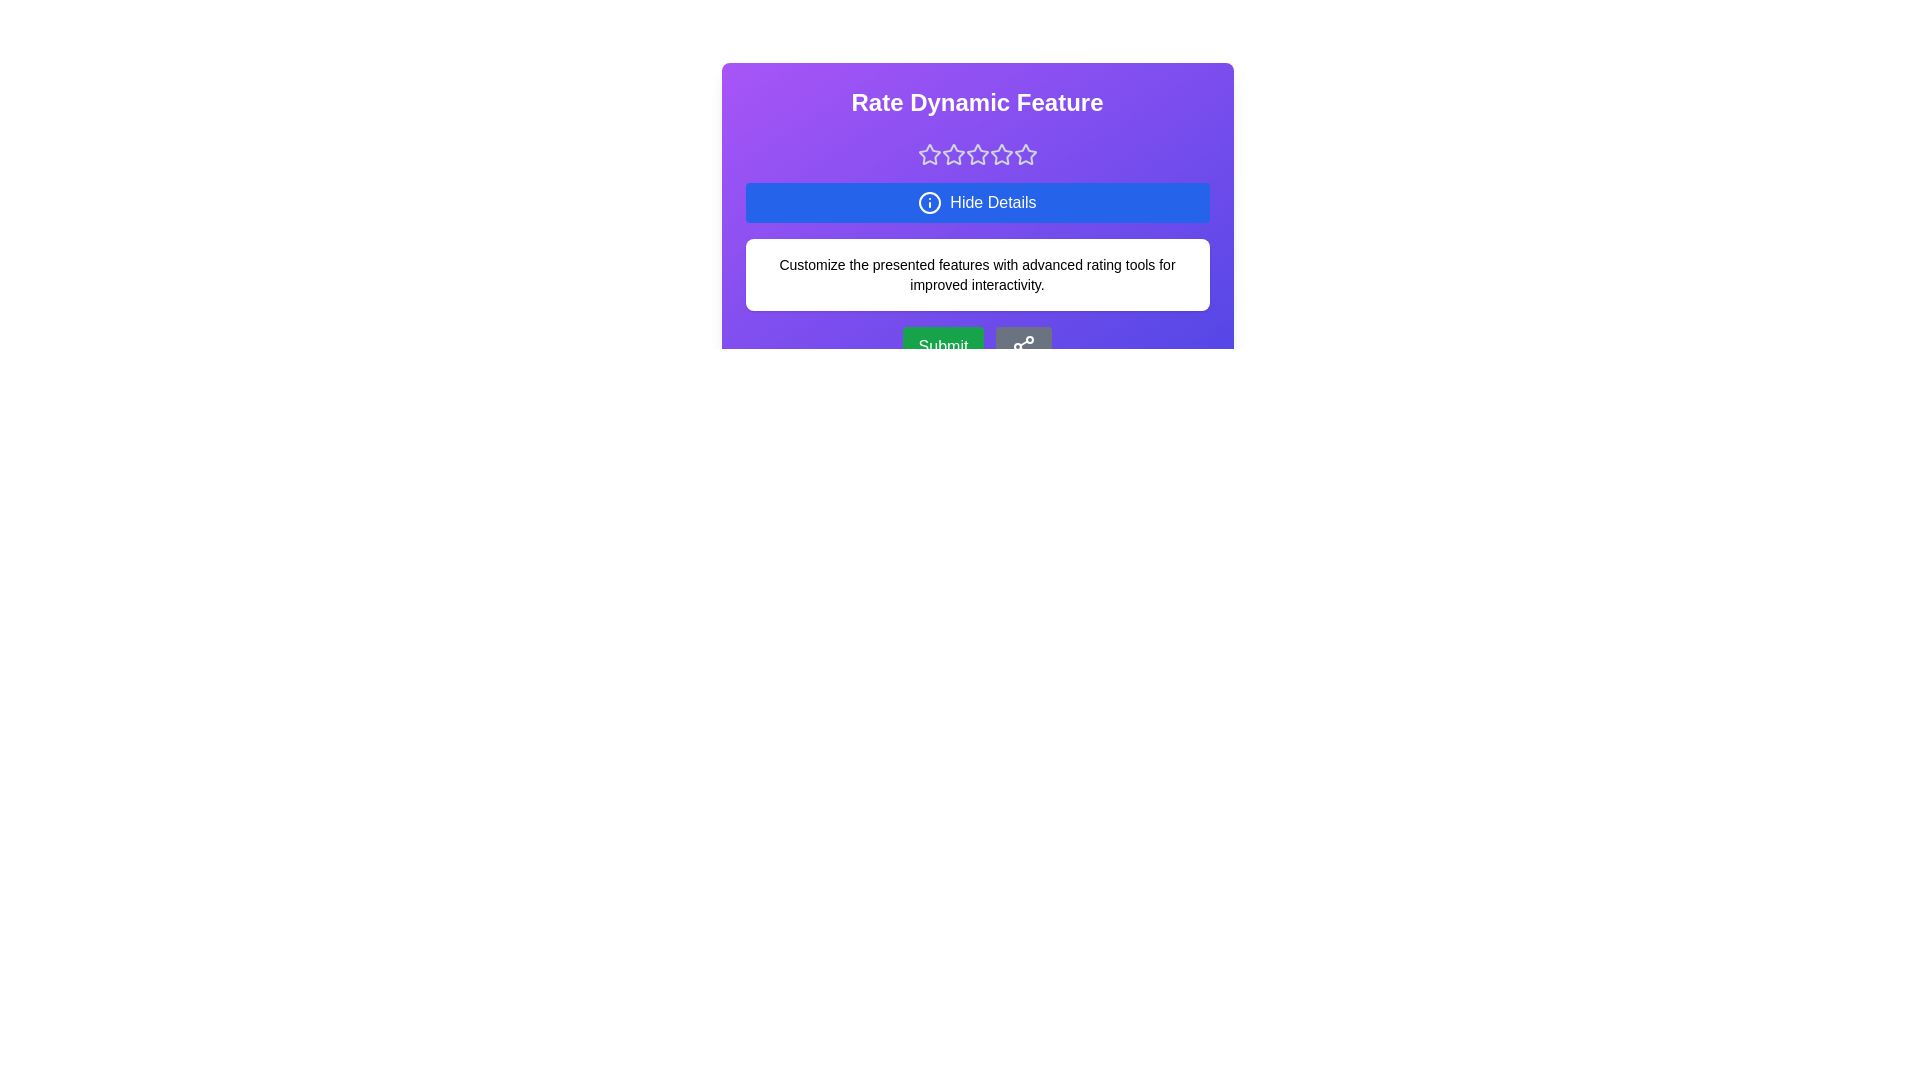 The height and width of the screenshot is (1080, 1920). Describe the element at coordinates (942, 346) in the screenshot. I see `the 'Submit' button to submit the rating` at that location.